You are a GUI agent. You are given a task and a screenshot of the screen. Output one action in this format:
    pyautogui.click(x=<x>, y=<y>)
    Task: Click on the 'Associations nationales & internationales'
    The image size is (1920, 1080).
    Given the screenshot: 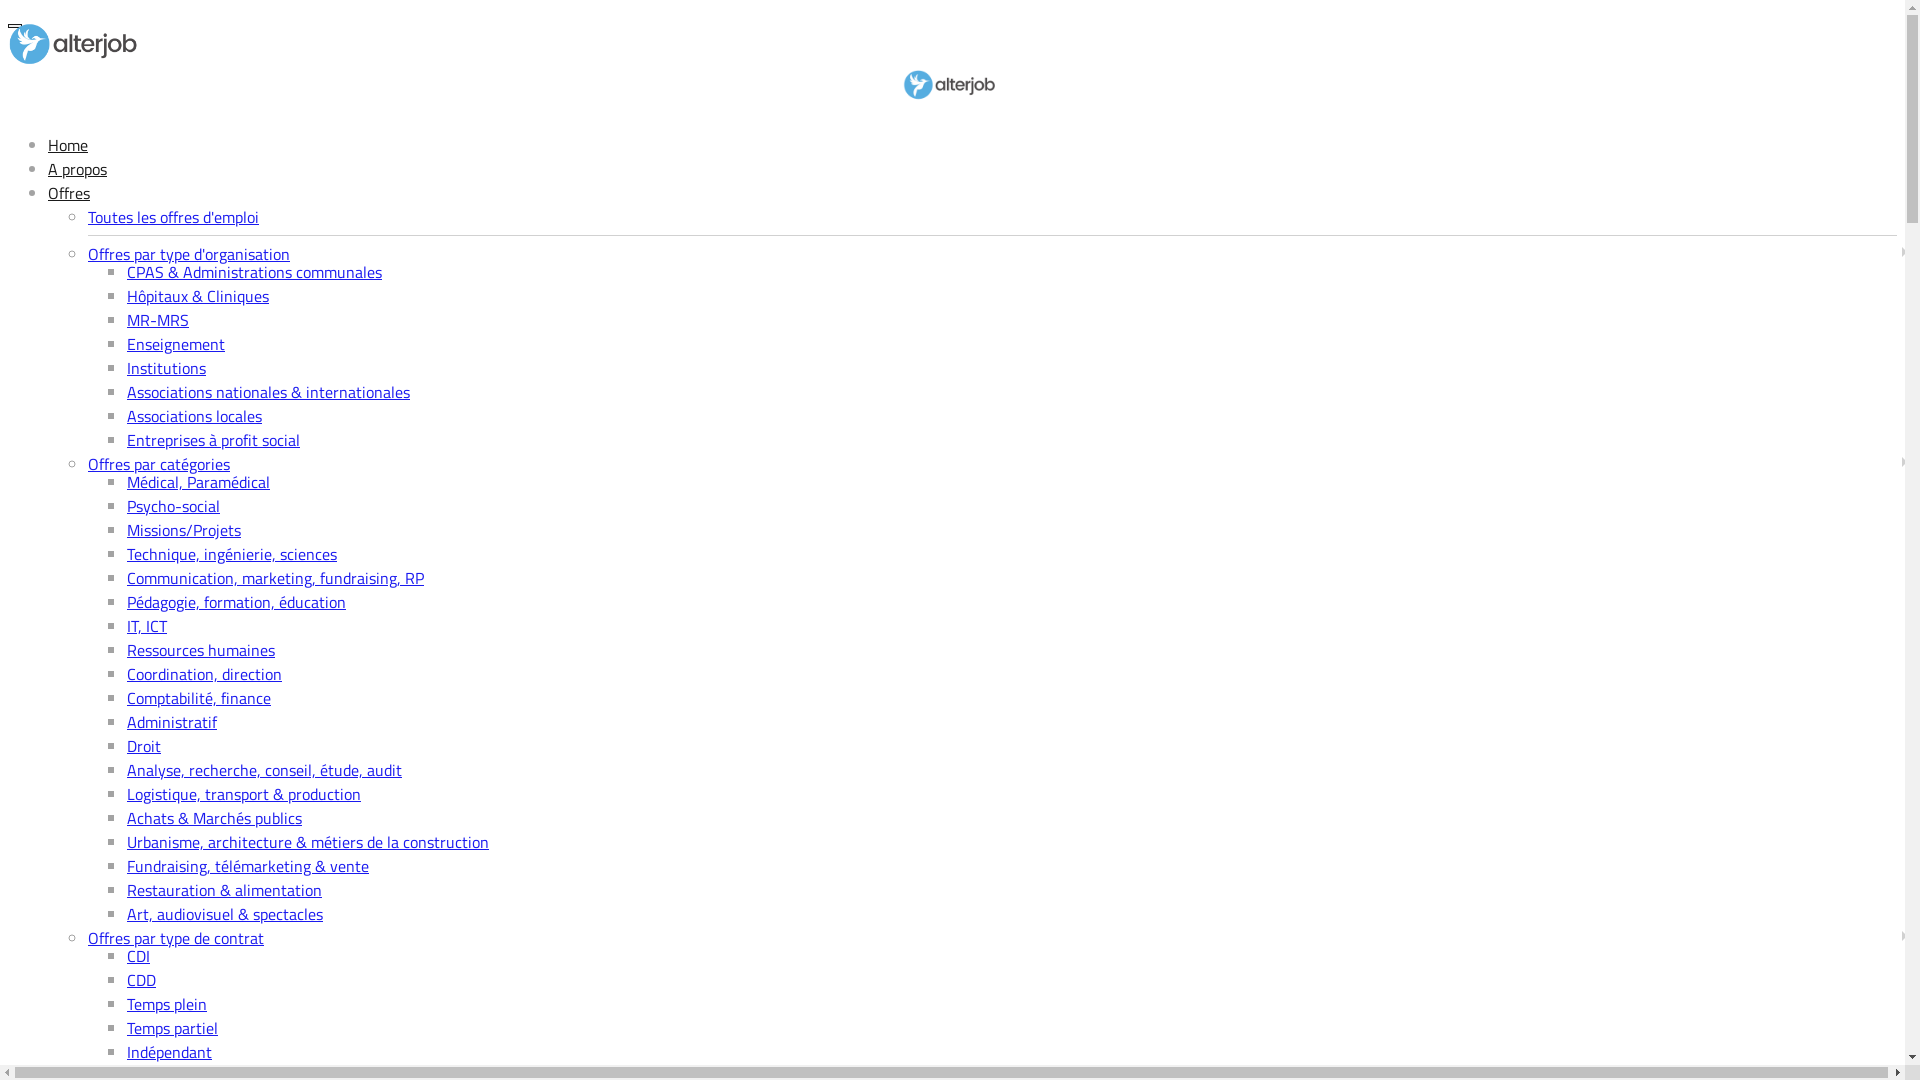 What is the action you would take?
    pyautogui.click(x=267, y=392)
    